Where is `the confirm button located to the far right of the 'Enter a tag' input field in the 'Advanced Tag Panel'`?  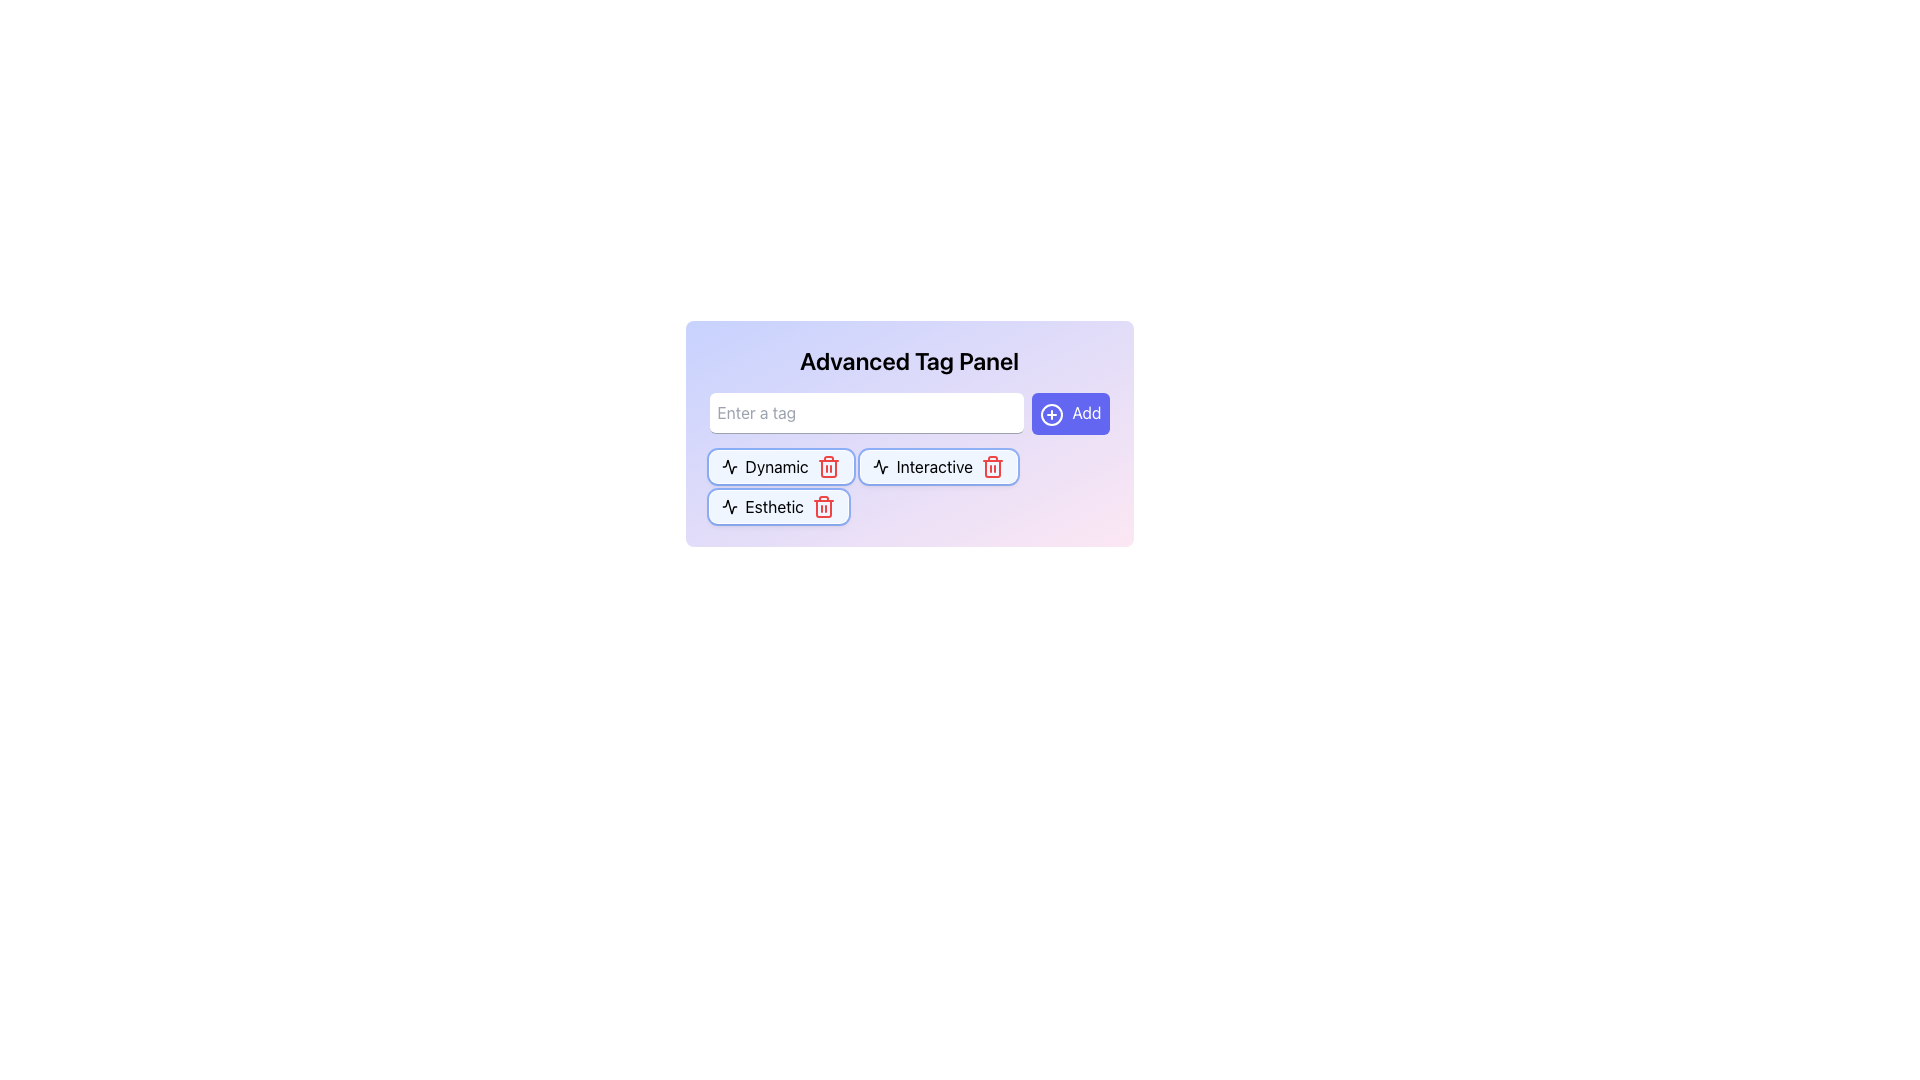 the confirm button located to the far right of the 'Enter a tag' input field in the 'Advanced Tag Panel' is located at coordinates (1069, 412).